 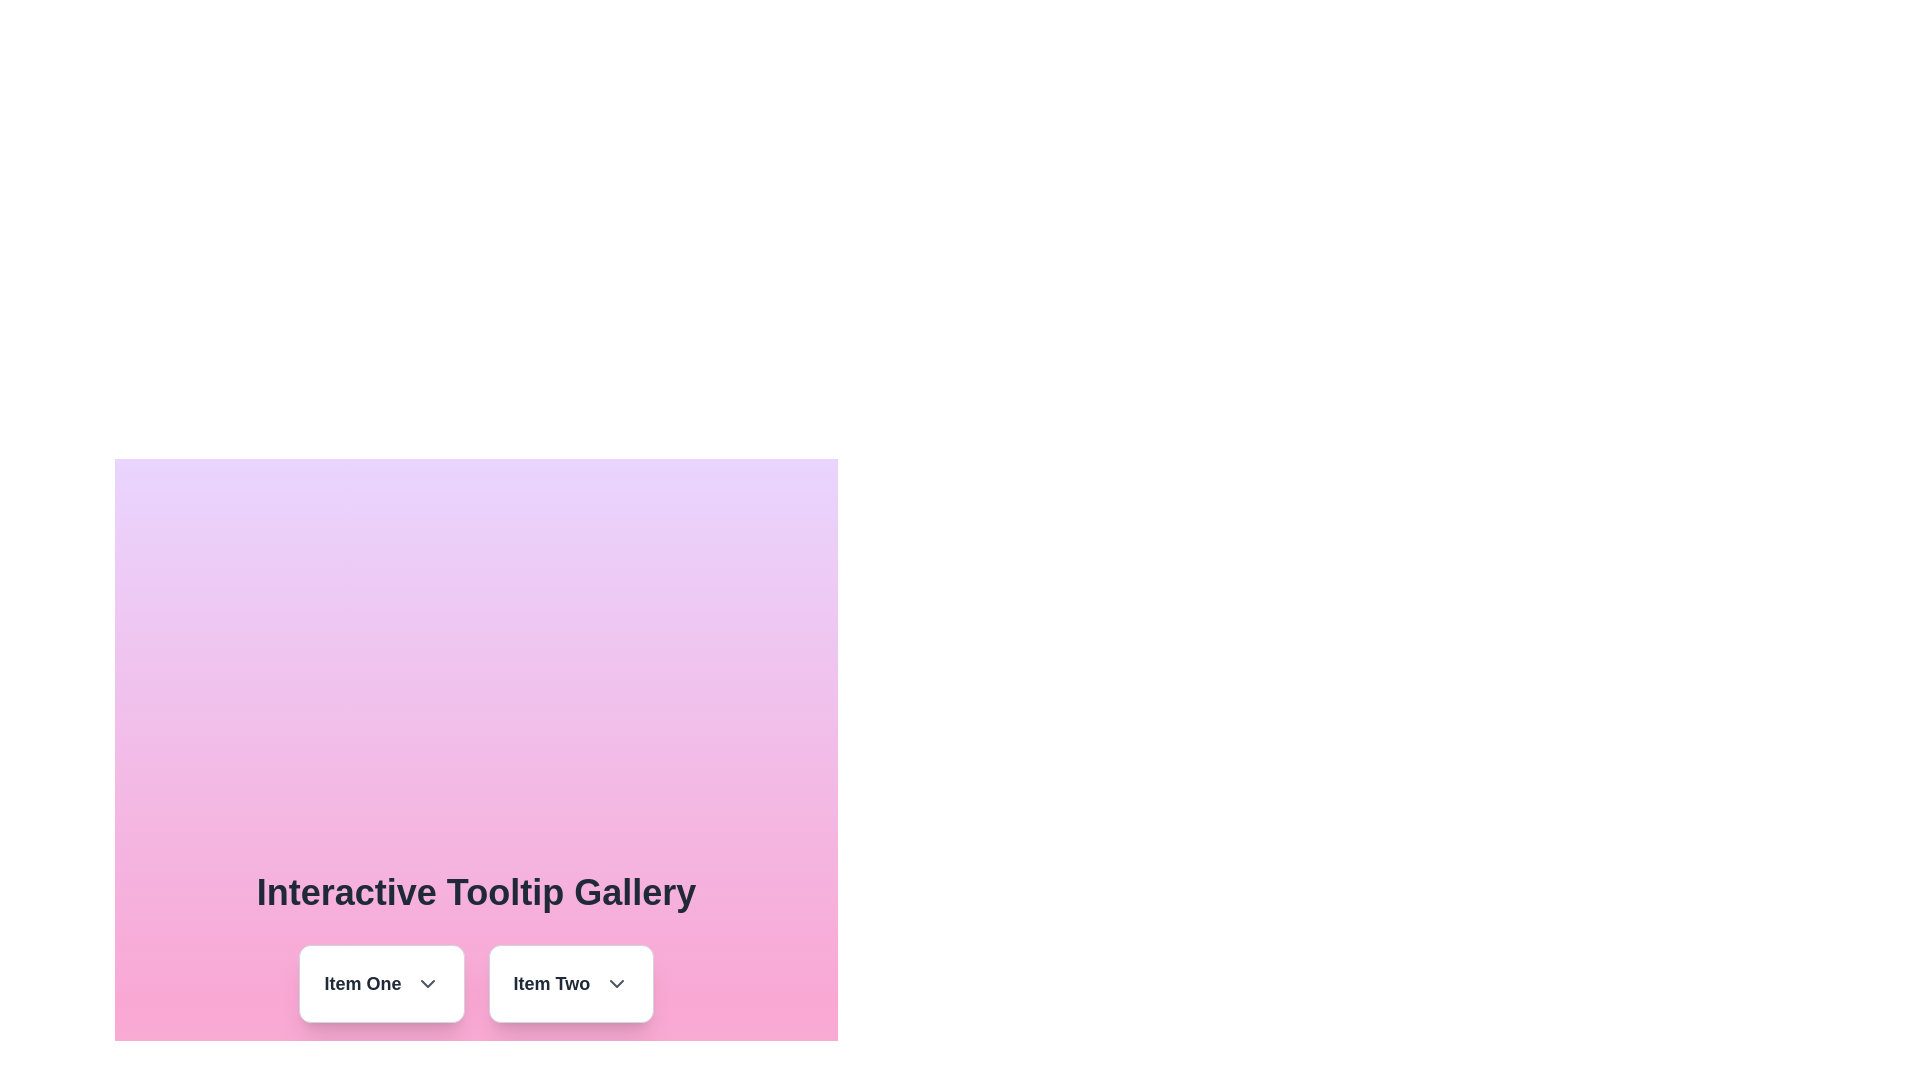 What do you see at coordinates (475, 892) in the screenshot?
I see `the prominently displayed static text 'Interactive Tooltip Gallery' which is bold, large, and black, positioned against a vibrant gradient background, and located above the interactive items list` at bounding box center [475, 892].